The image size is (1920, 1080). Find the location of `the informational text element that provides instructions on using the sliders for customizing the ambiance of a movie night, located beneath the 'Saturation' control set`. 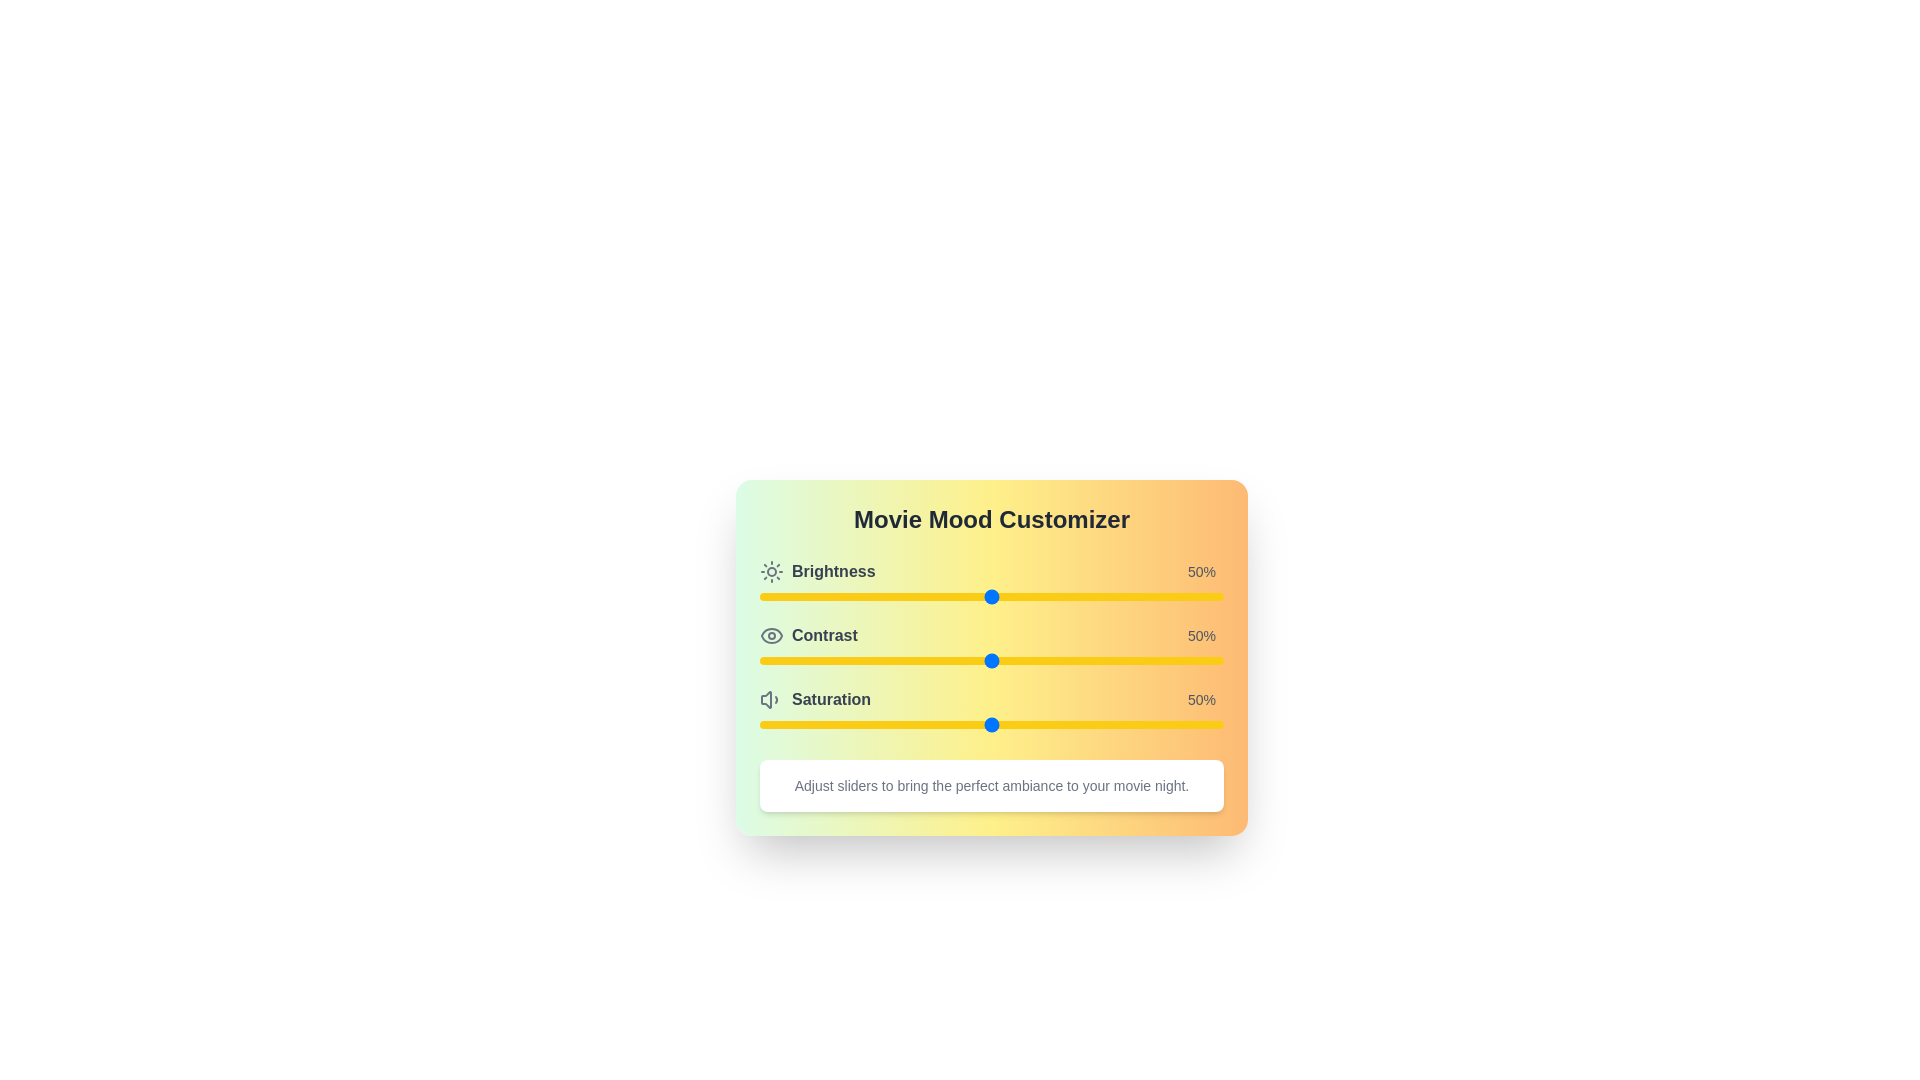

the informational text element that provides instructions on using the sliders for customizing the ambiance of a movie night, located beneath the 'Saturation' control set is located at coordinates (992, 785).